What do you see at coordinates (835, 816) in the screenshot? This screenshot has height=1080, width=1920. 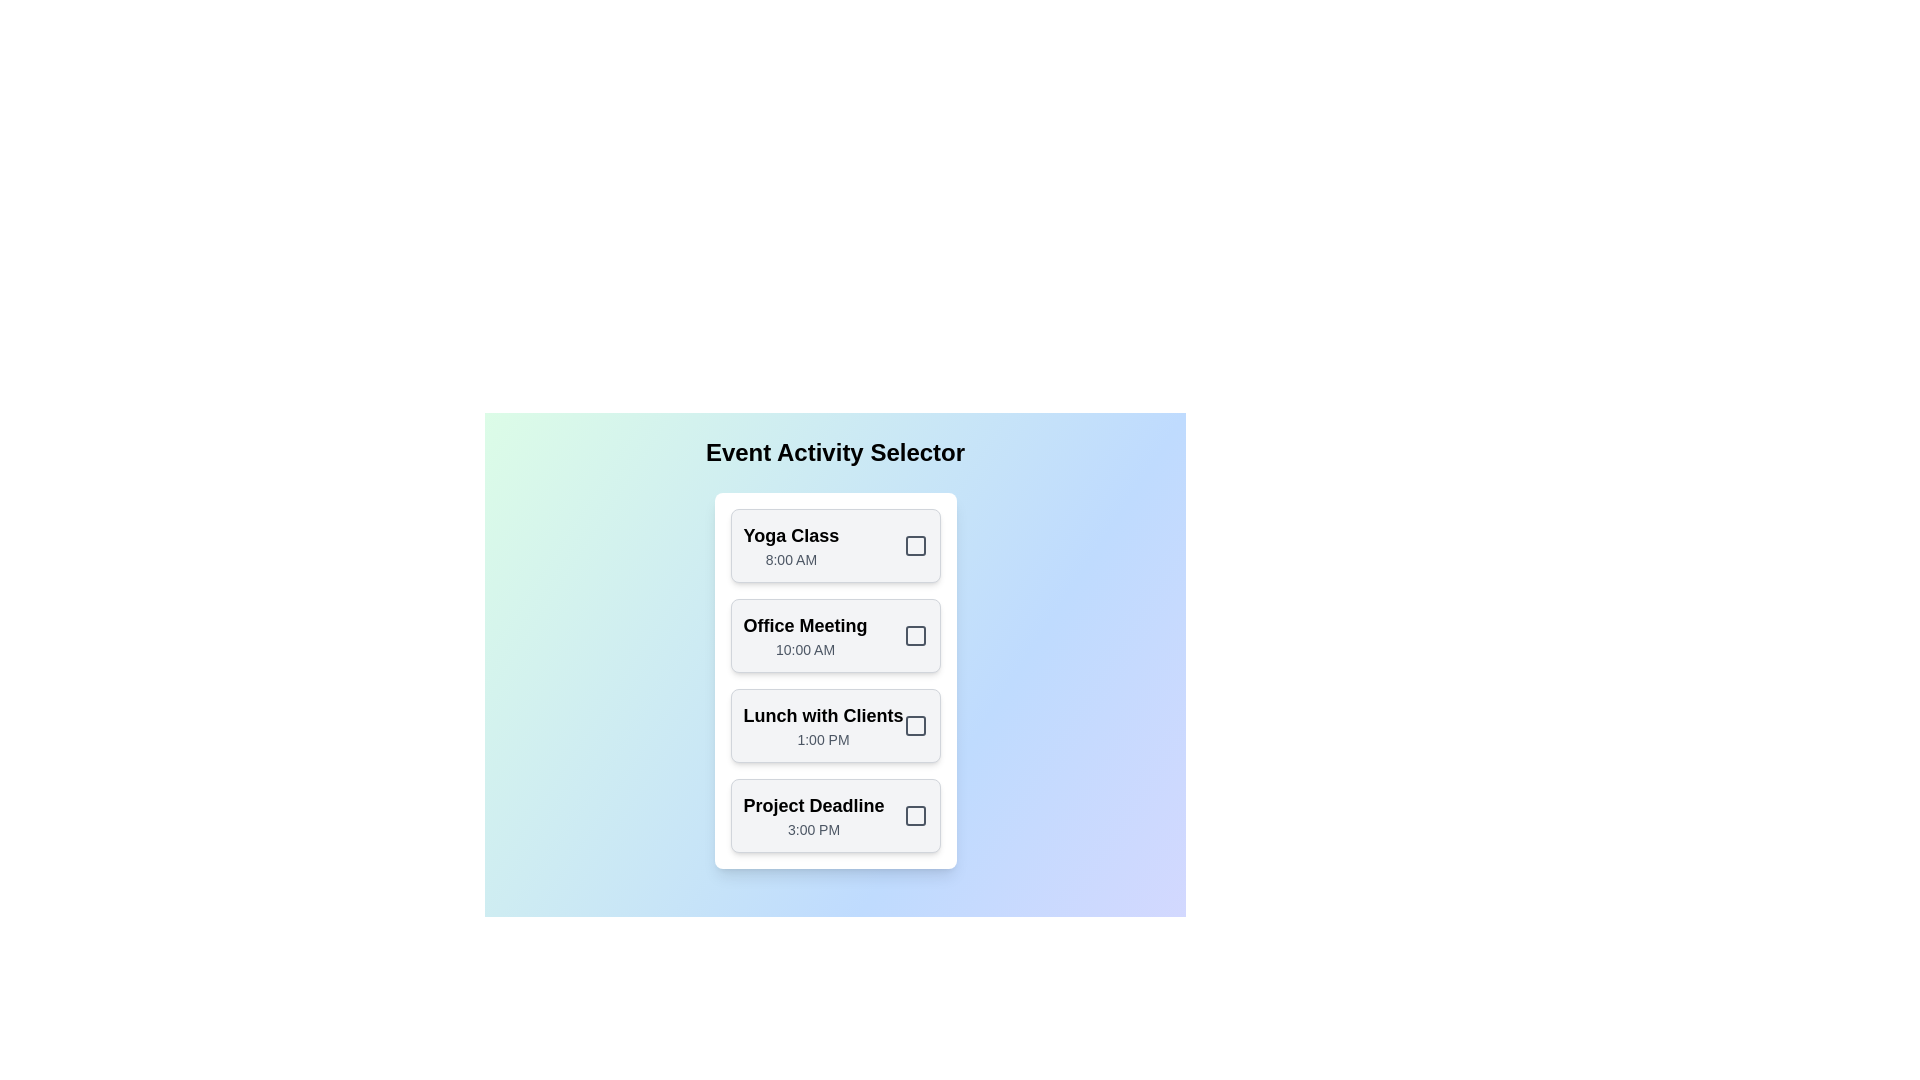 I see `the activity card corresponding to Project Deadline to toggle its selection state` at bounding box center [835, 816].